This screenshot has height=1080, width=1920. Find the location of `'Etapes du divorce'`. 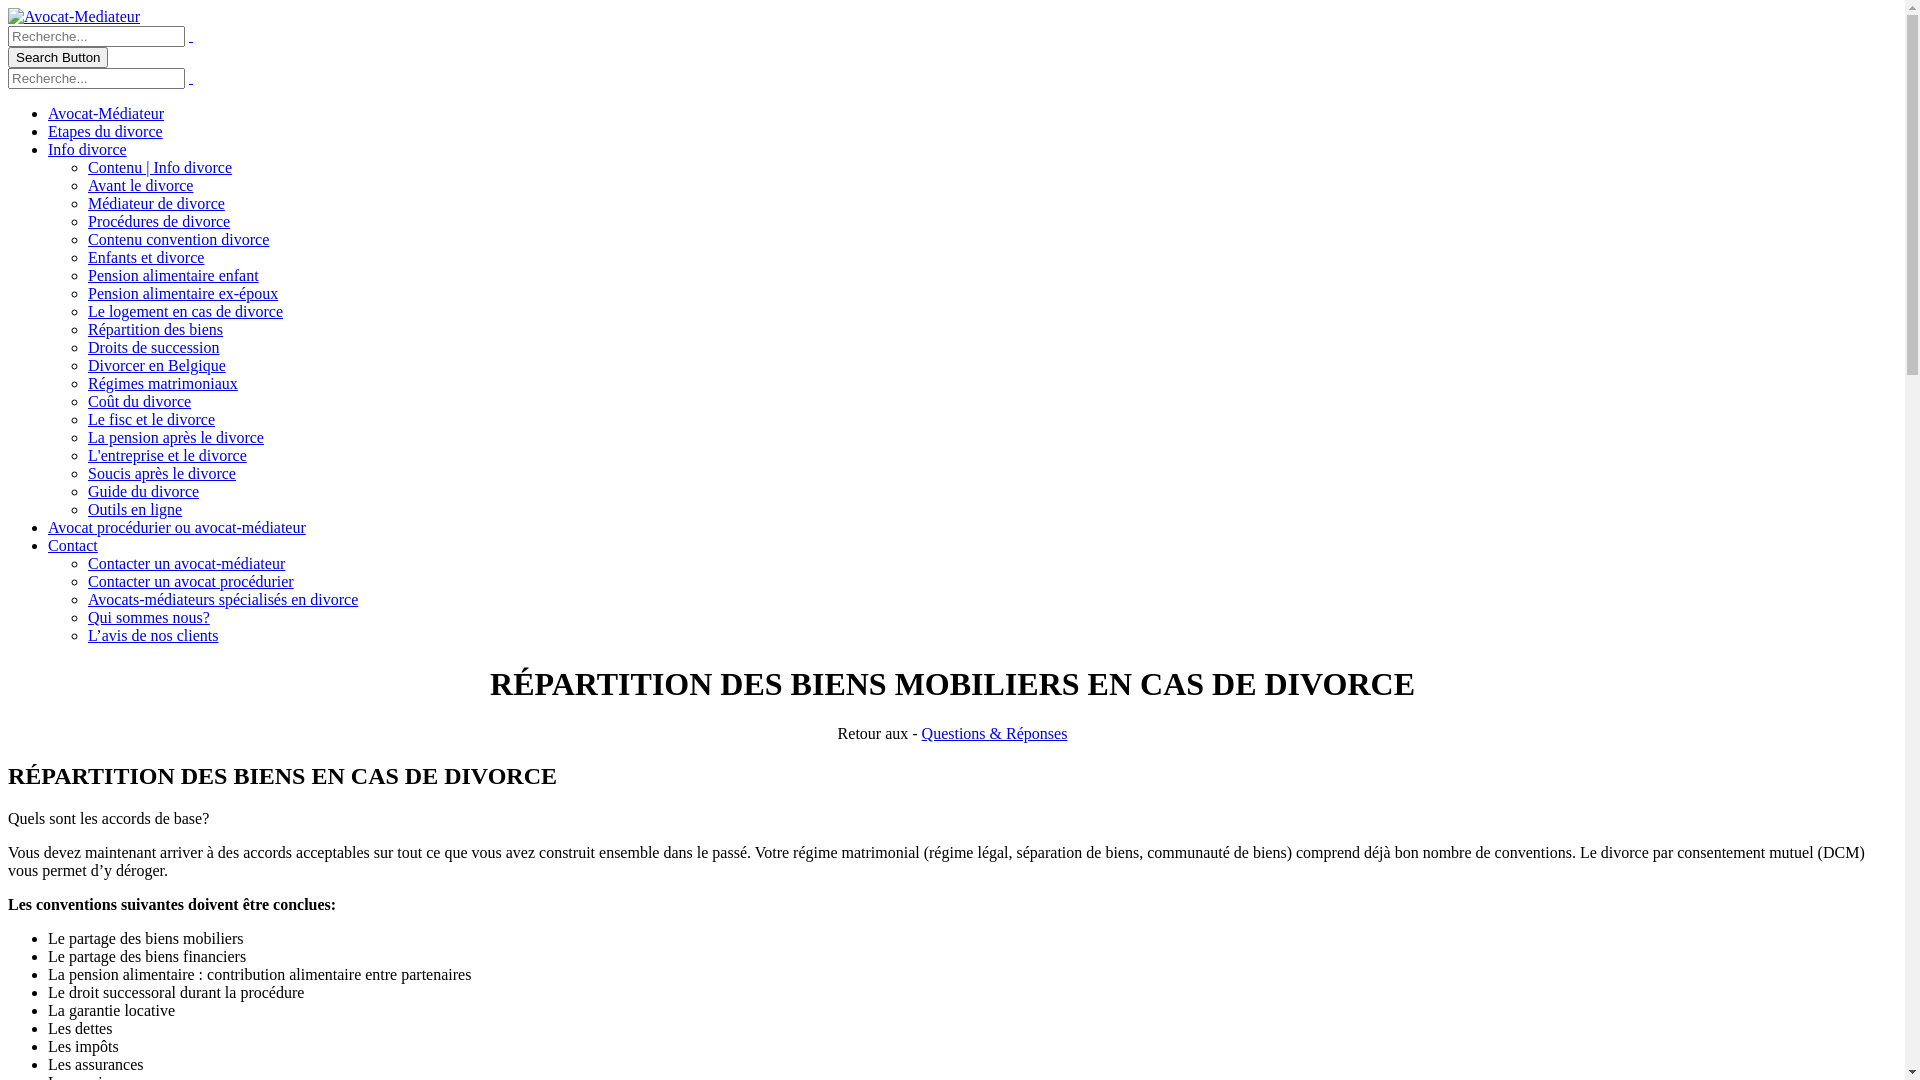

'Etapes du divorce' is located at coordinates (104, 131).